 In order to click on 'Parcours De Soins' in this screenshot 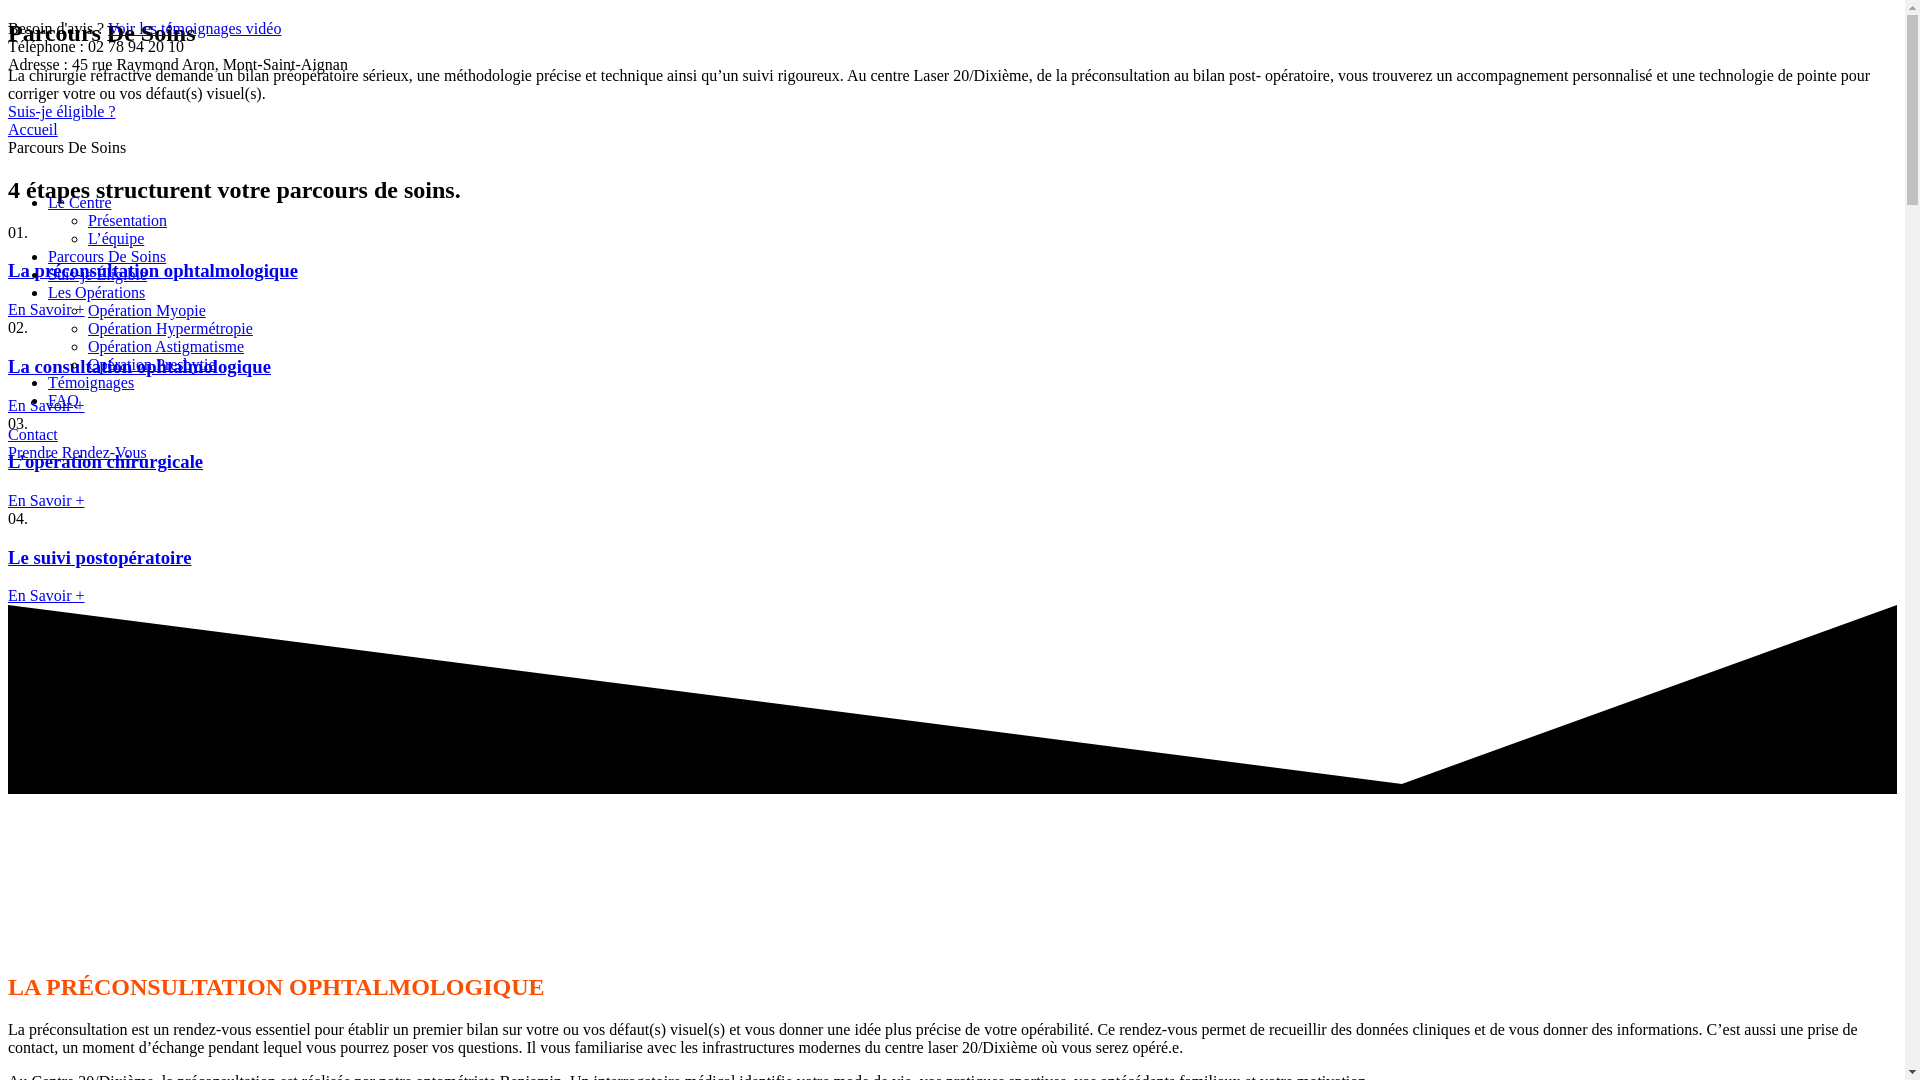, I will do `click(105, 255)`.